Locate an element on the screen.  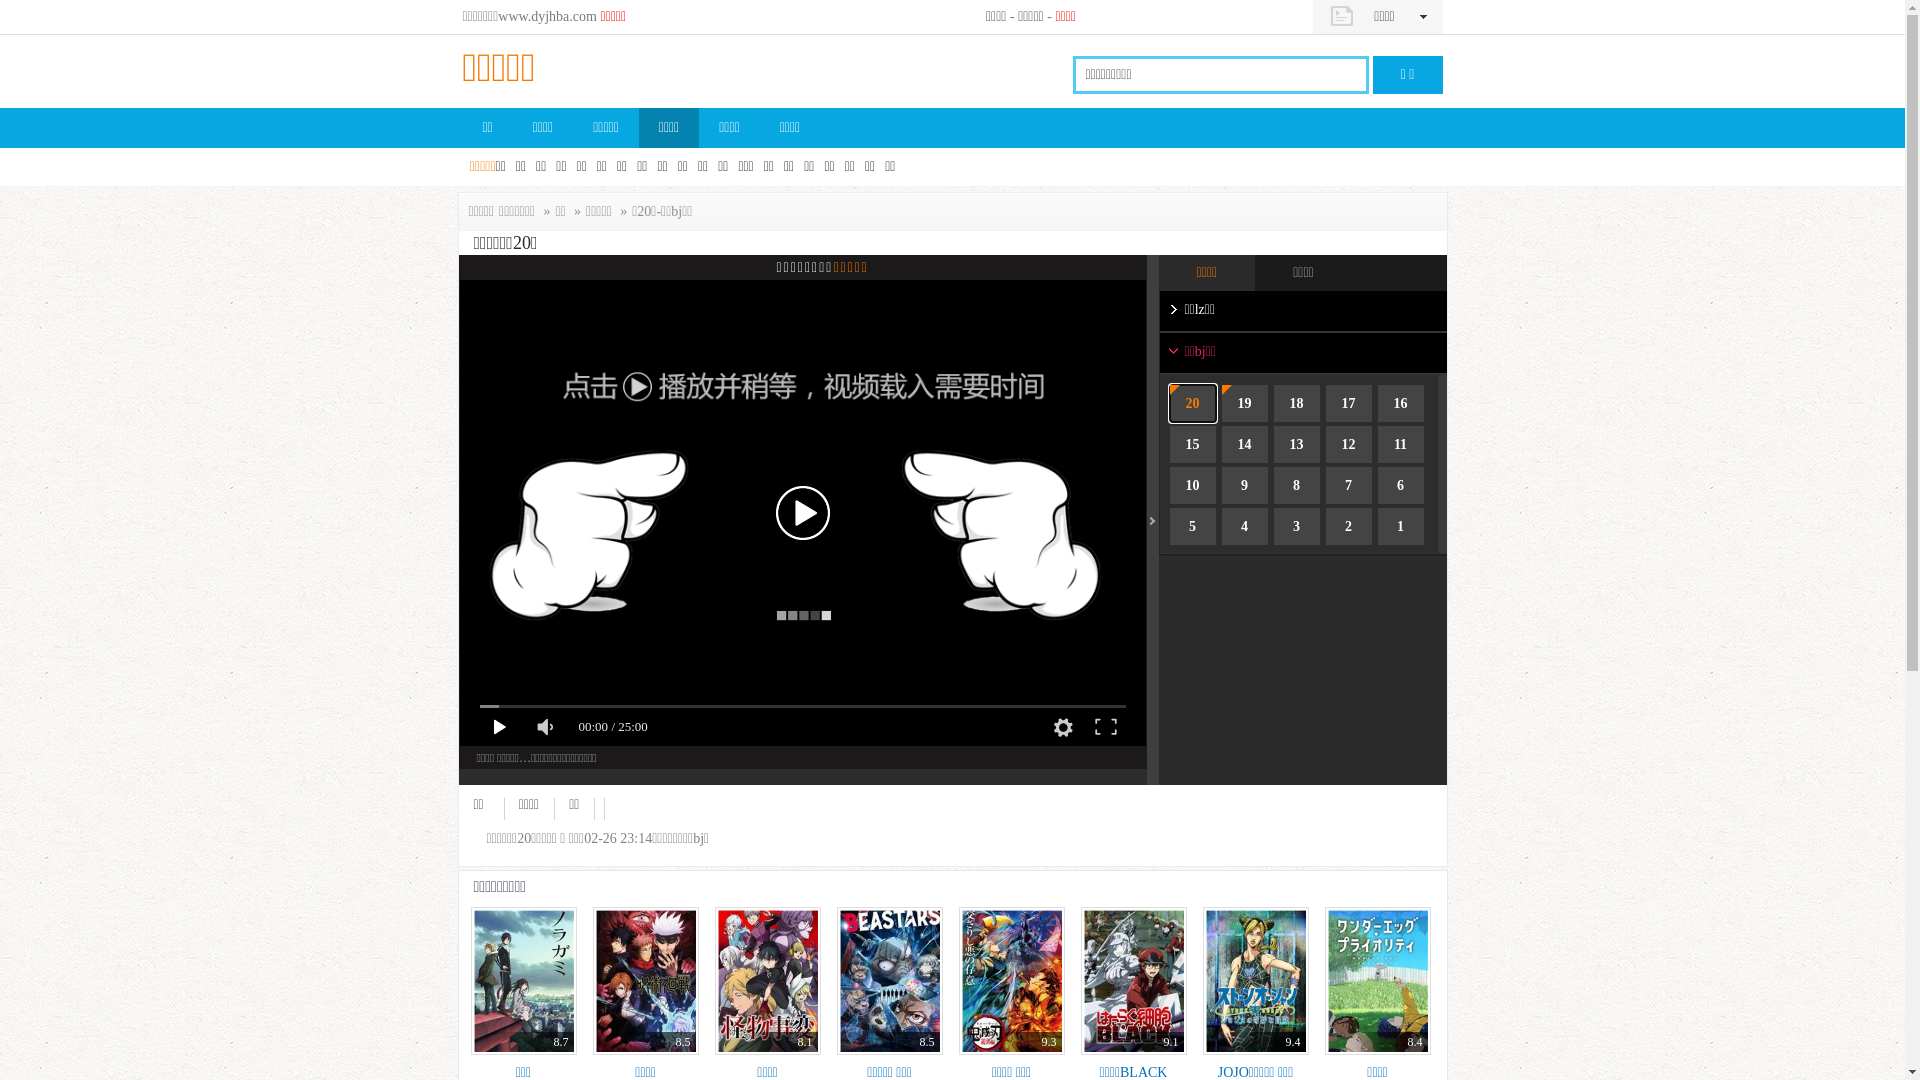
'10' is located at coordinates (1170, 485).